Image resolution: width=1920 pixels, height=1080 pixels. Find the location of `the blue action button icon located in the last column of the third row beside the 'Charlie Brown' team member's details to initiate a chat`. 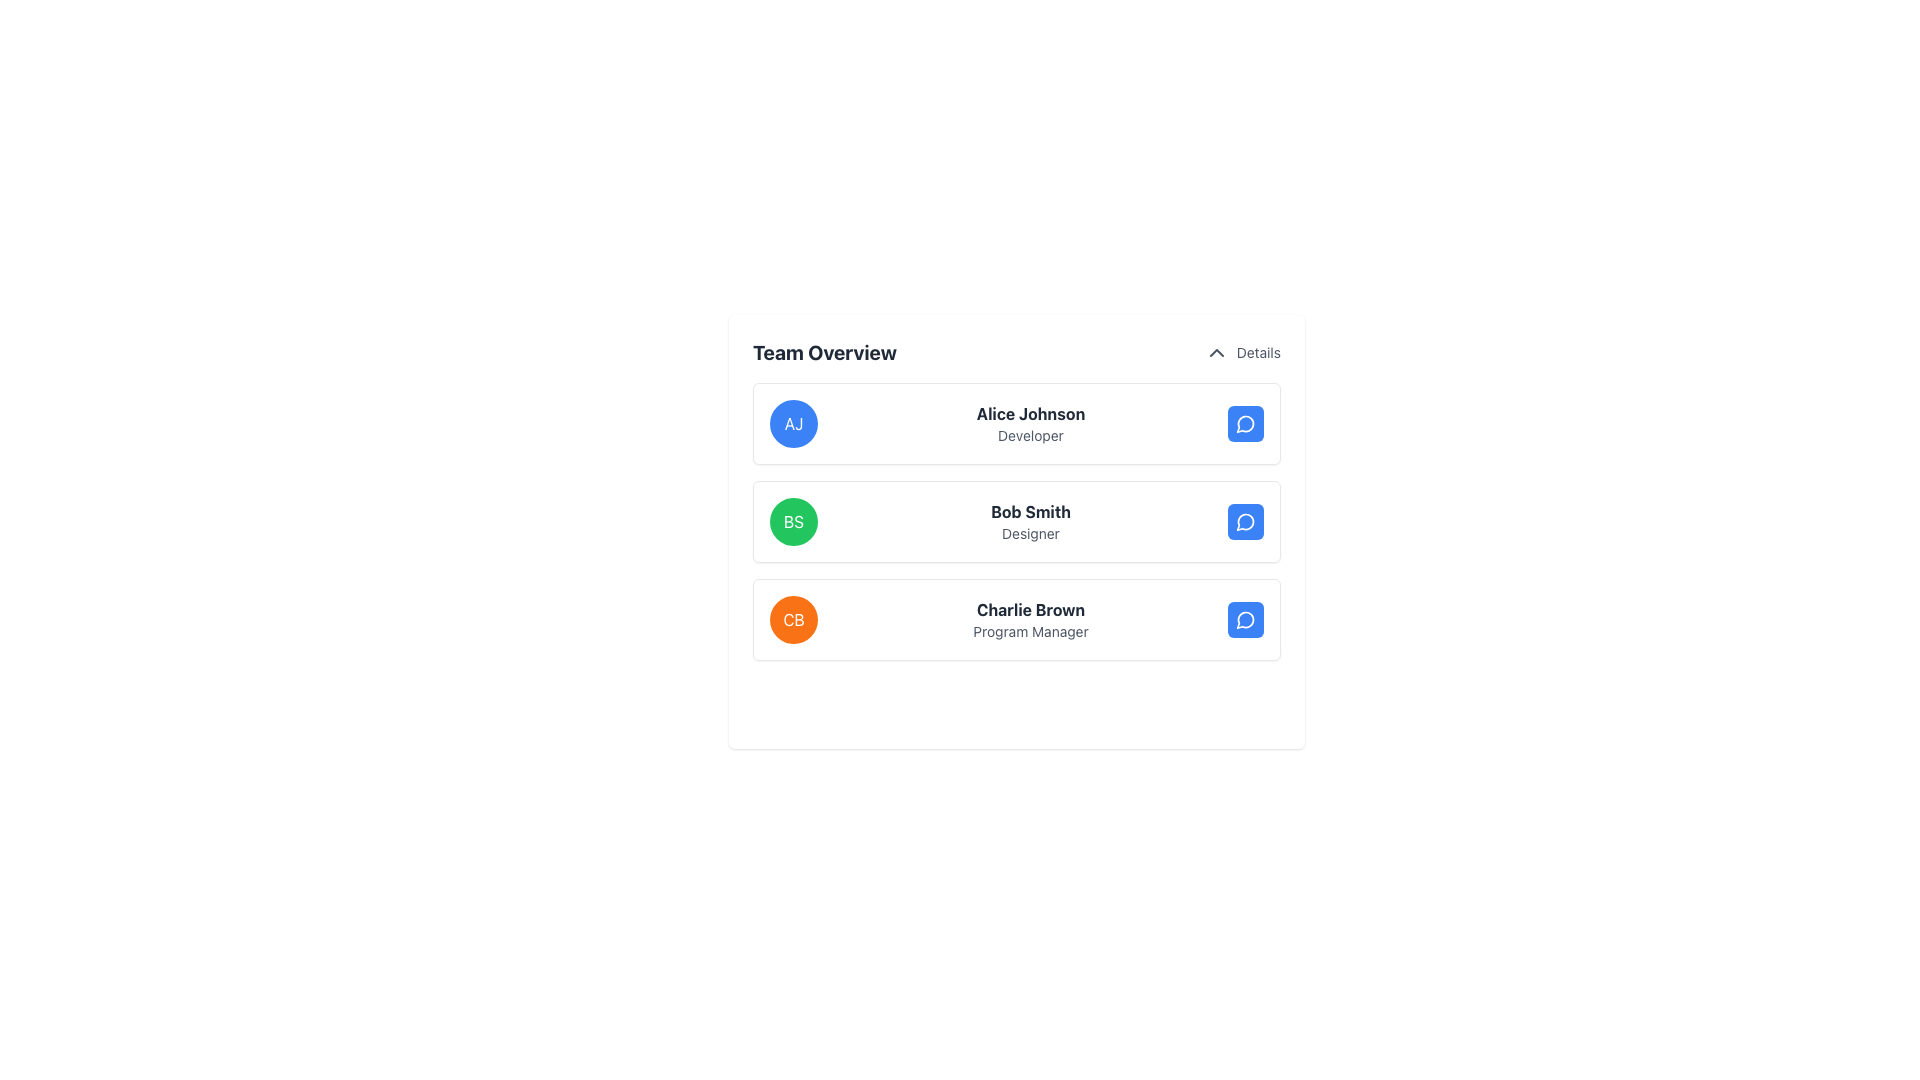

the blue action button icon located in the last column of the third row beside the 'Charlie Brown' team member's details to initiate a chat is located at coordinates (1245, 619).